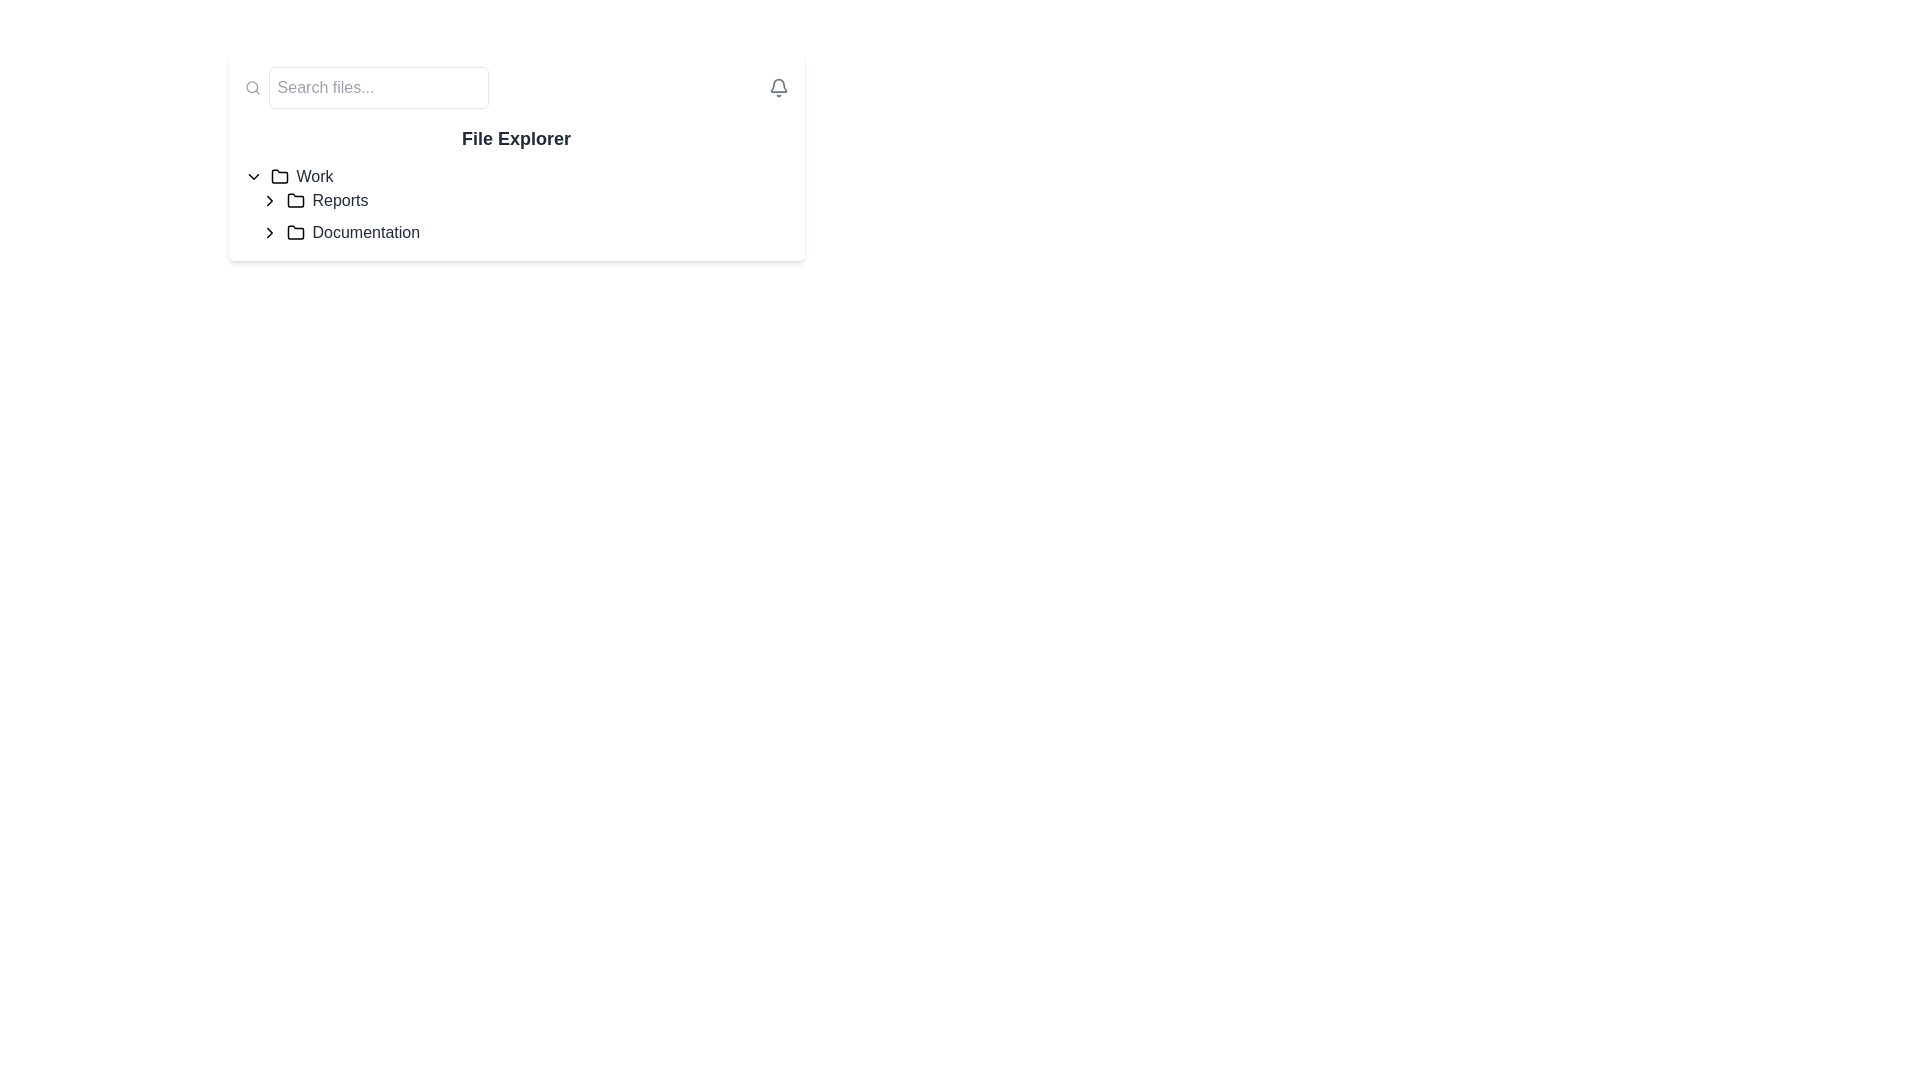 Image resolution: width=1920 pixels, height=1080 pixels. Describe the element at coordinates (252, 176) in the screenshot. I see `the chevron button to the left of the 'Work' label in the 'File Explorer' section` at that location.